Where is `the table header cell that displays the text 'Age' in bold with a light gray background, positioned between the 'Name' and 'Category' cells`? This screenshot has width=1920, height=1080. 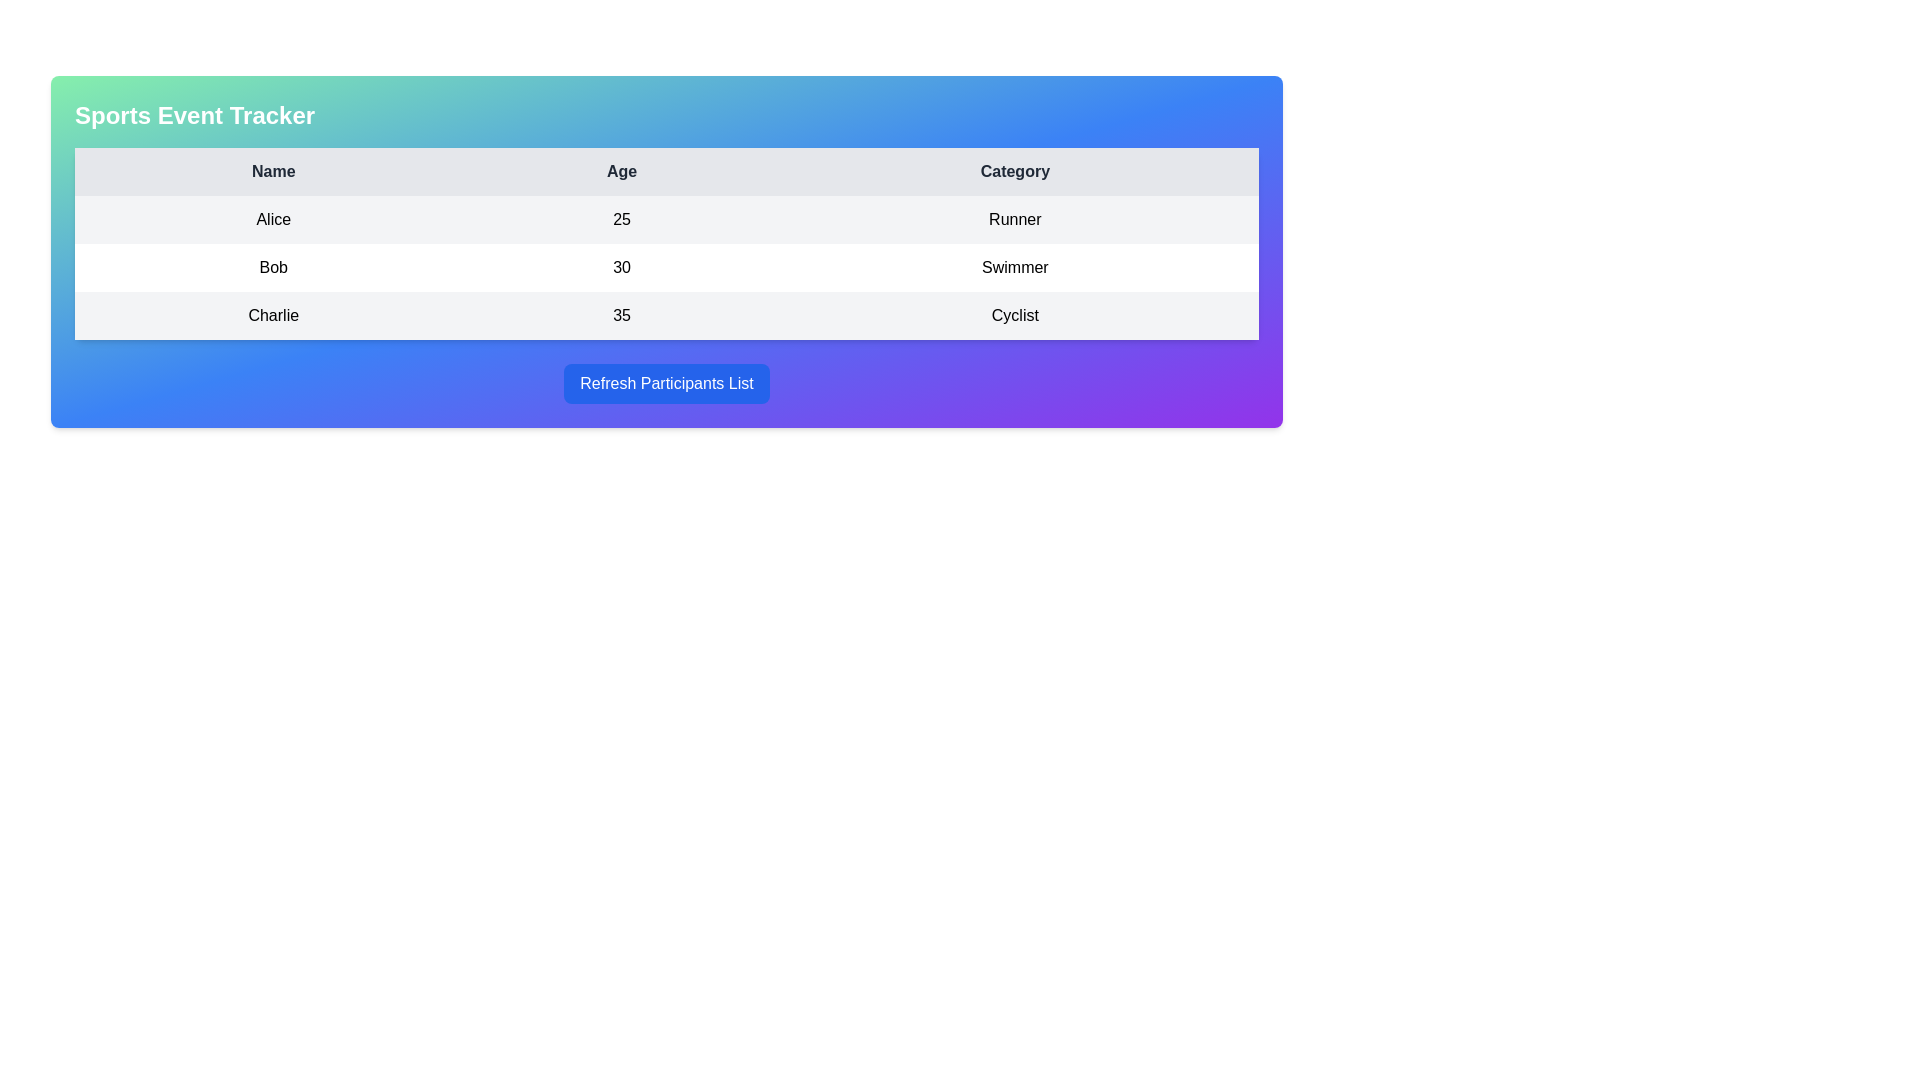 the table header cell that displays the text 'Age' in bold with a light gray background, positioned between the 'Name' and 'Category' cells is located at coordinates (621, 171).